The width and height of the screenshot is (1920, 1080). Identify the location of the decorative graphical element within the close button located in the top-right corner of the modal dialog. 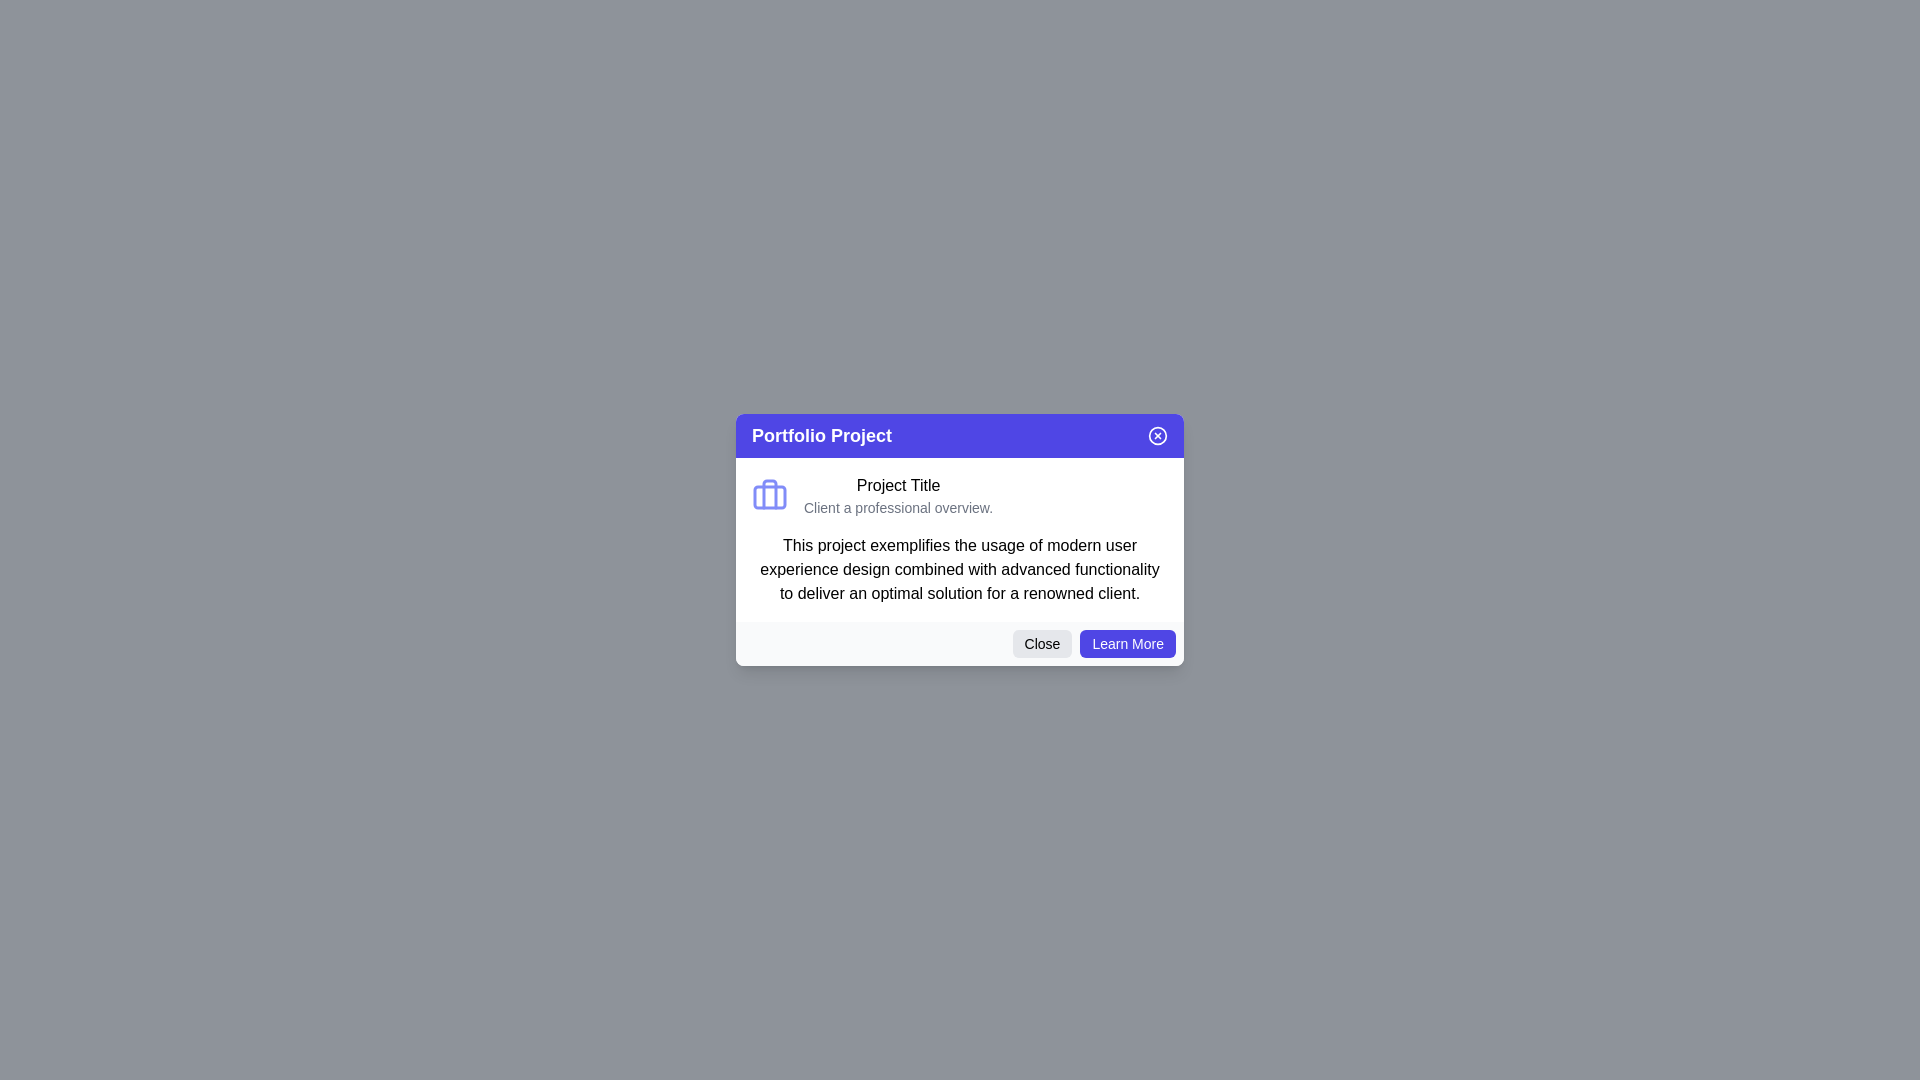
(1157, 434).